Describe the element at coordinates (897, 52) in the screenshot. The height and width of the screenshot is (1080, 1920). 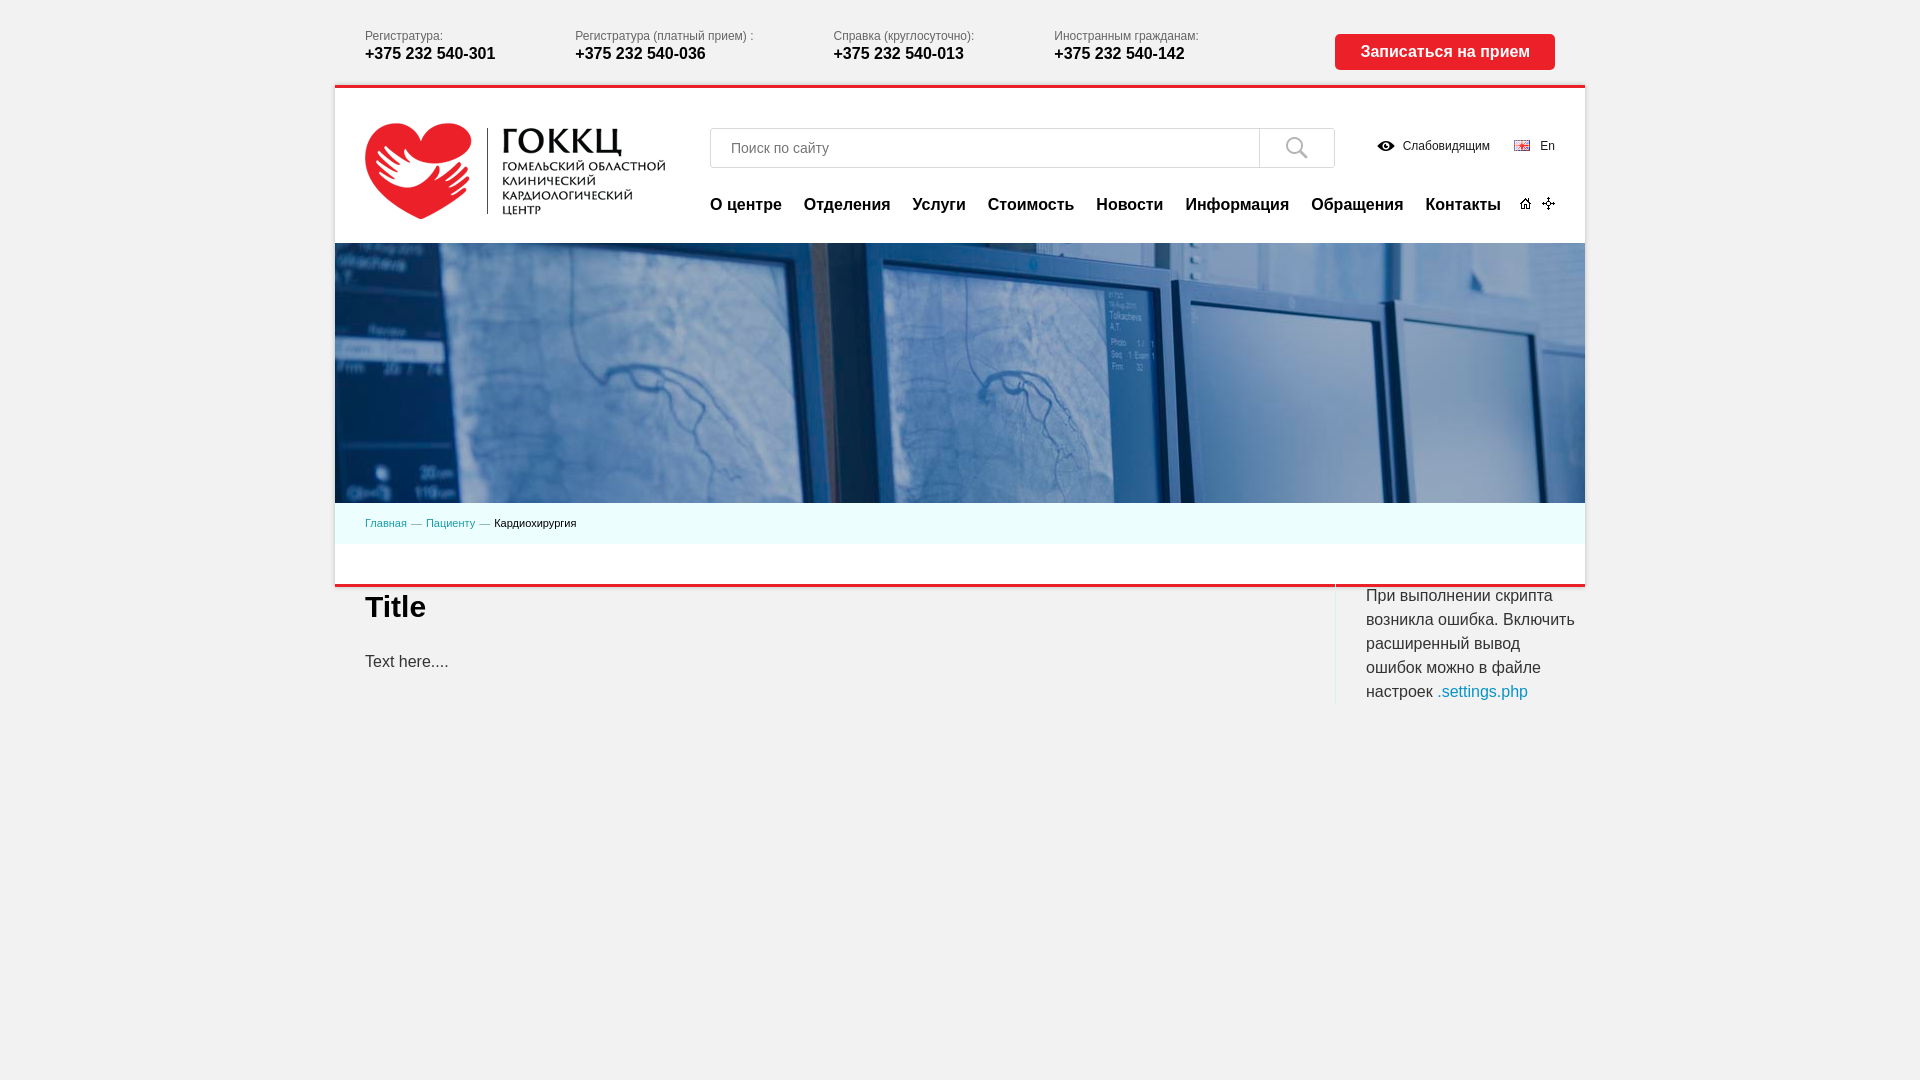
I see `'+375 232 540-013'` at that location.